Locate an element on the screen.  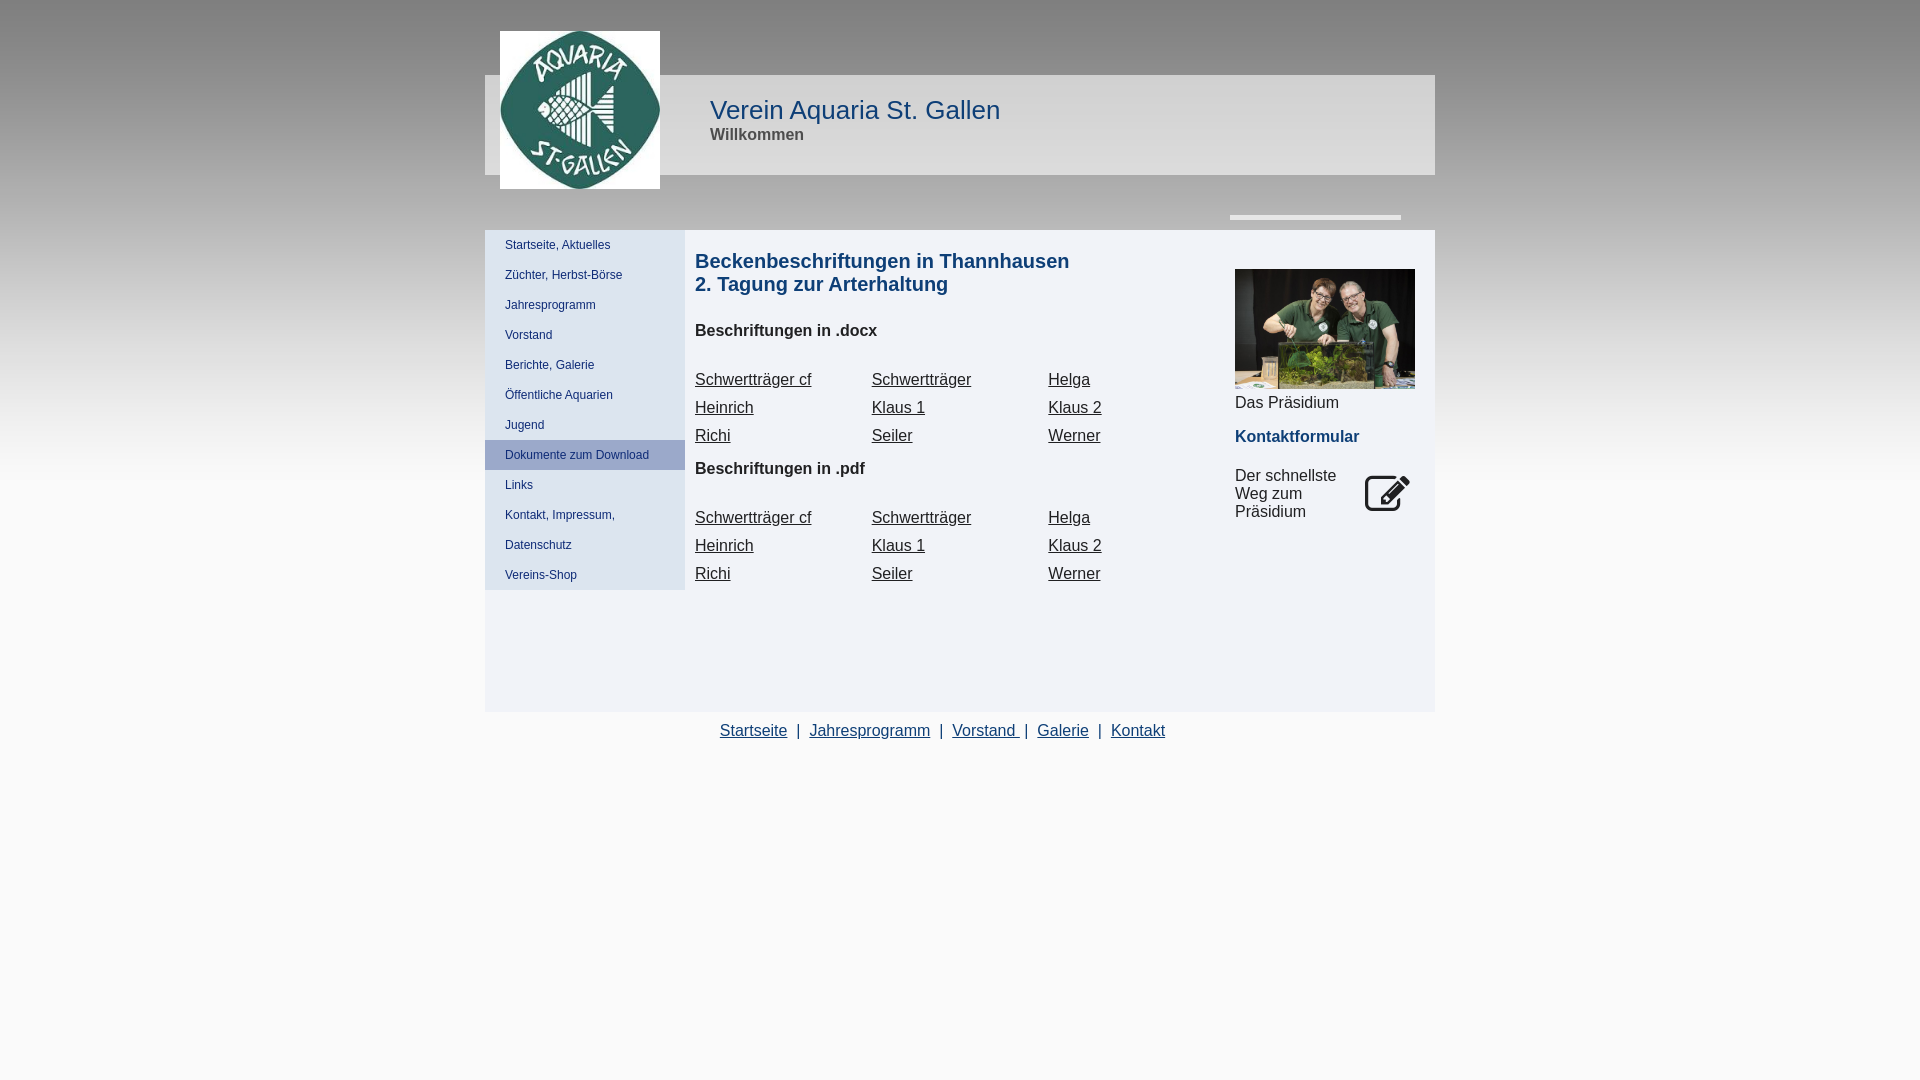
'Helga' is located at coordinates (1046, 379).